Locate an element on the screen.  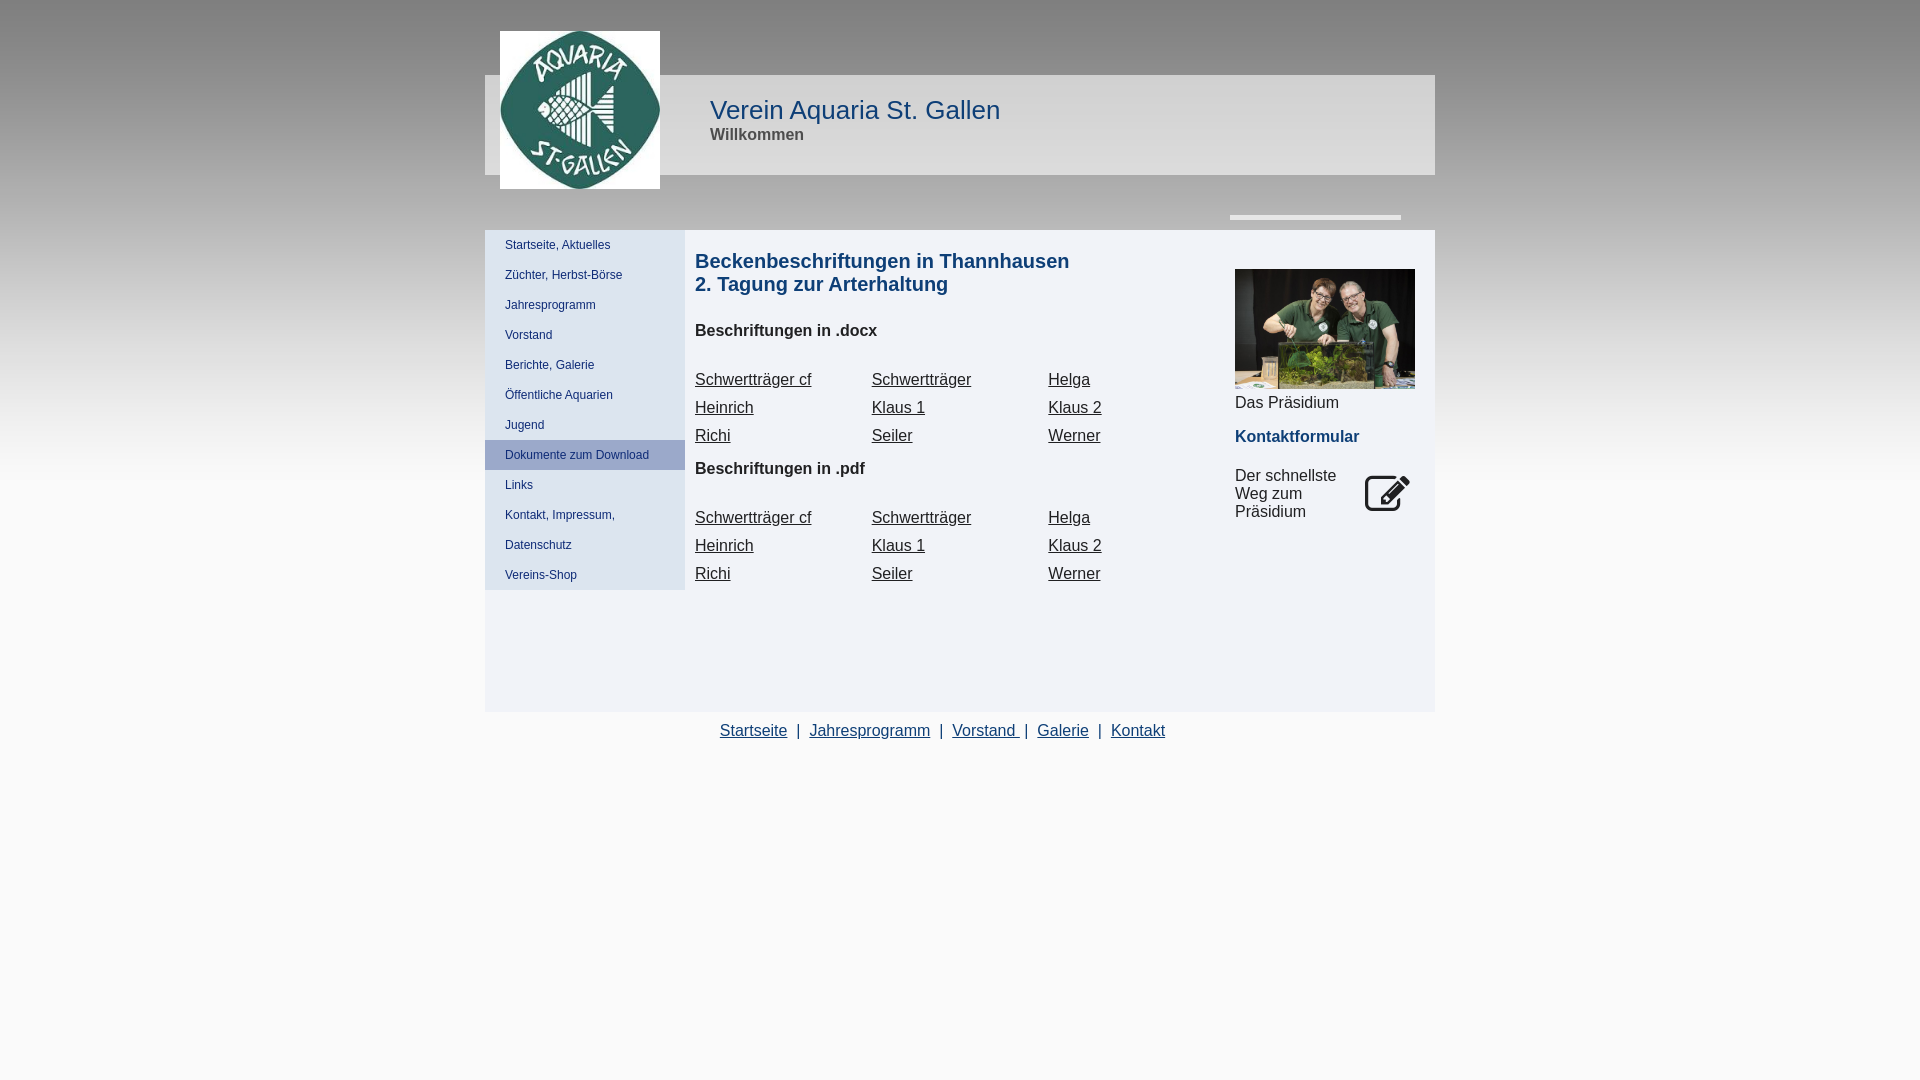
'Helga' is located at coordinates (1046, 379).